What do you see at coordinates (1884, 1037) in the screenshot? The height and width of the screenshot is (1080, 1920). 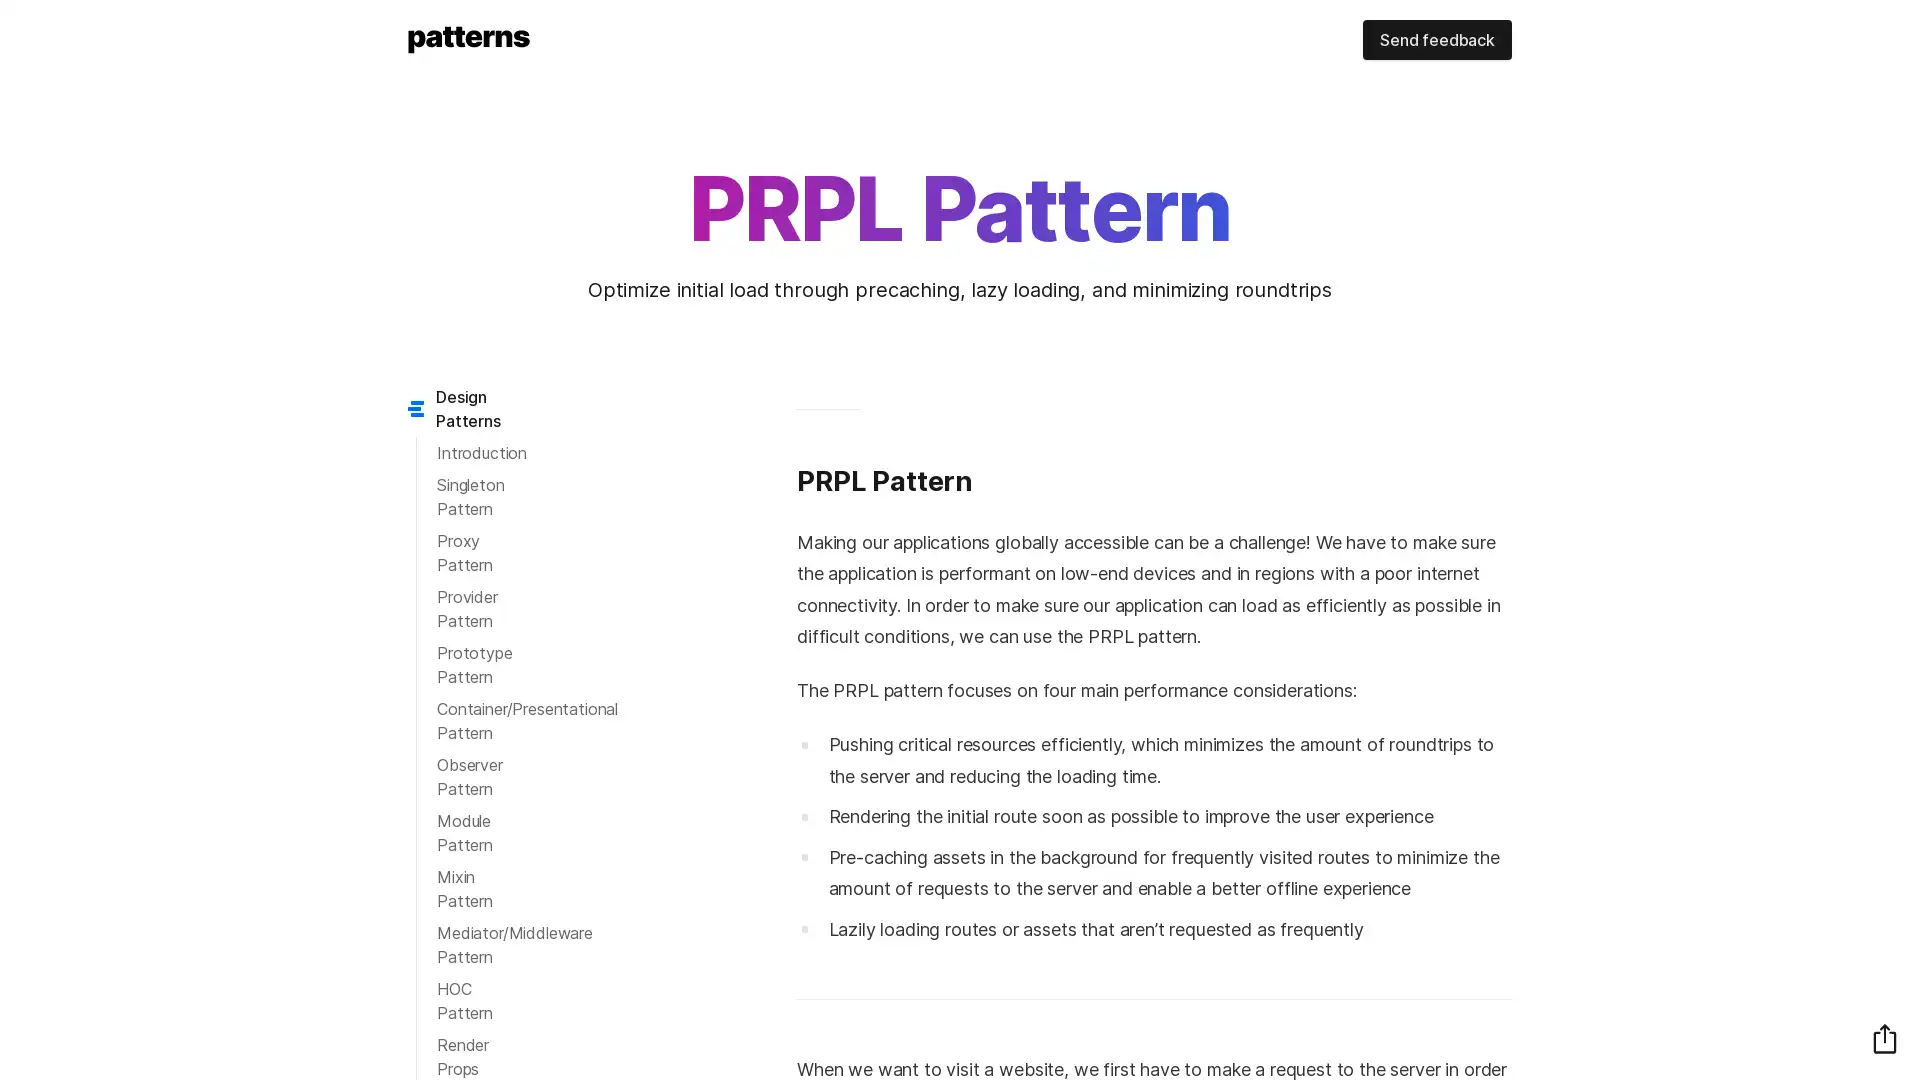 I see `Share` at bounding box center [1884, 1037].